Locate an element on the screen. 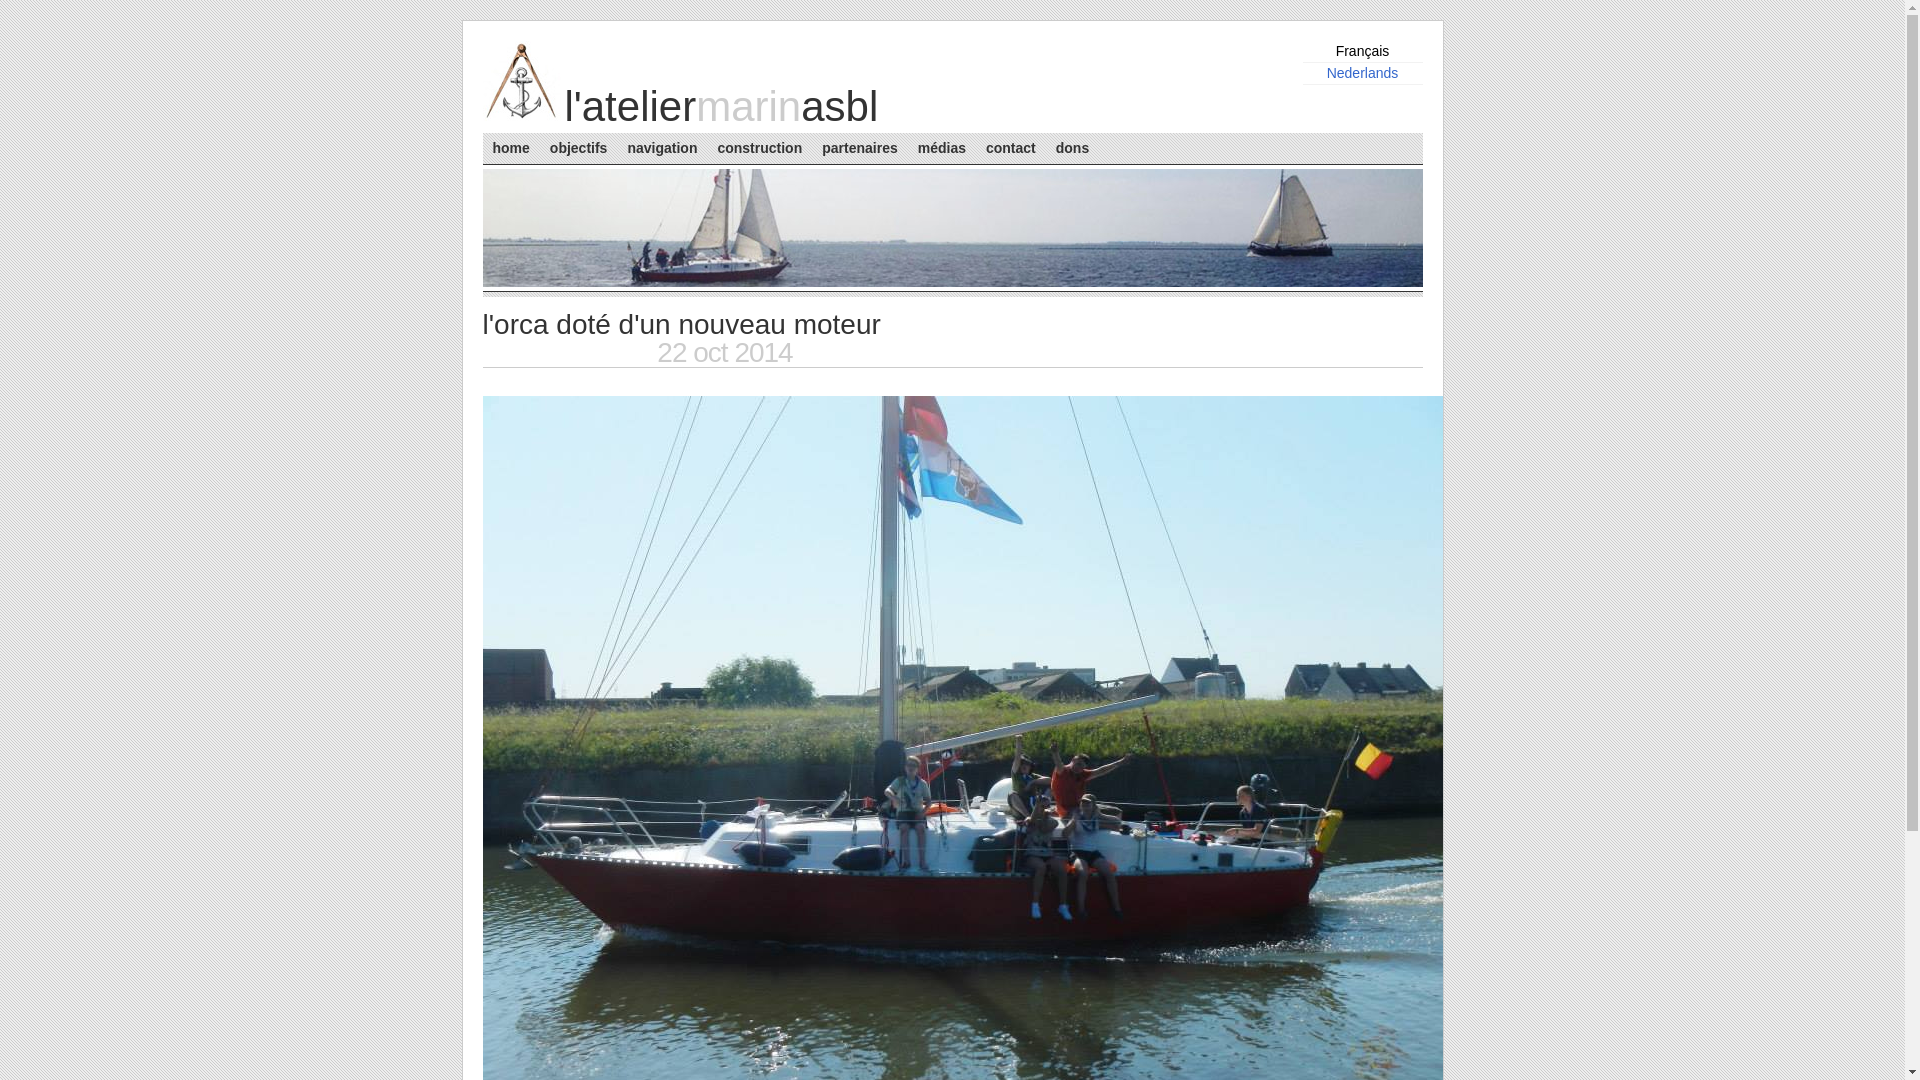 This screenshot has width=1920, height=1080. 'partenaires' is located at coordinates (811, 147).